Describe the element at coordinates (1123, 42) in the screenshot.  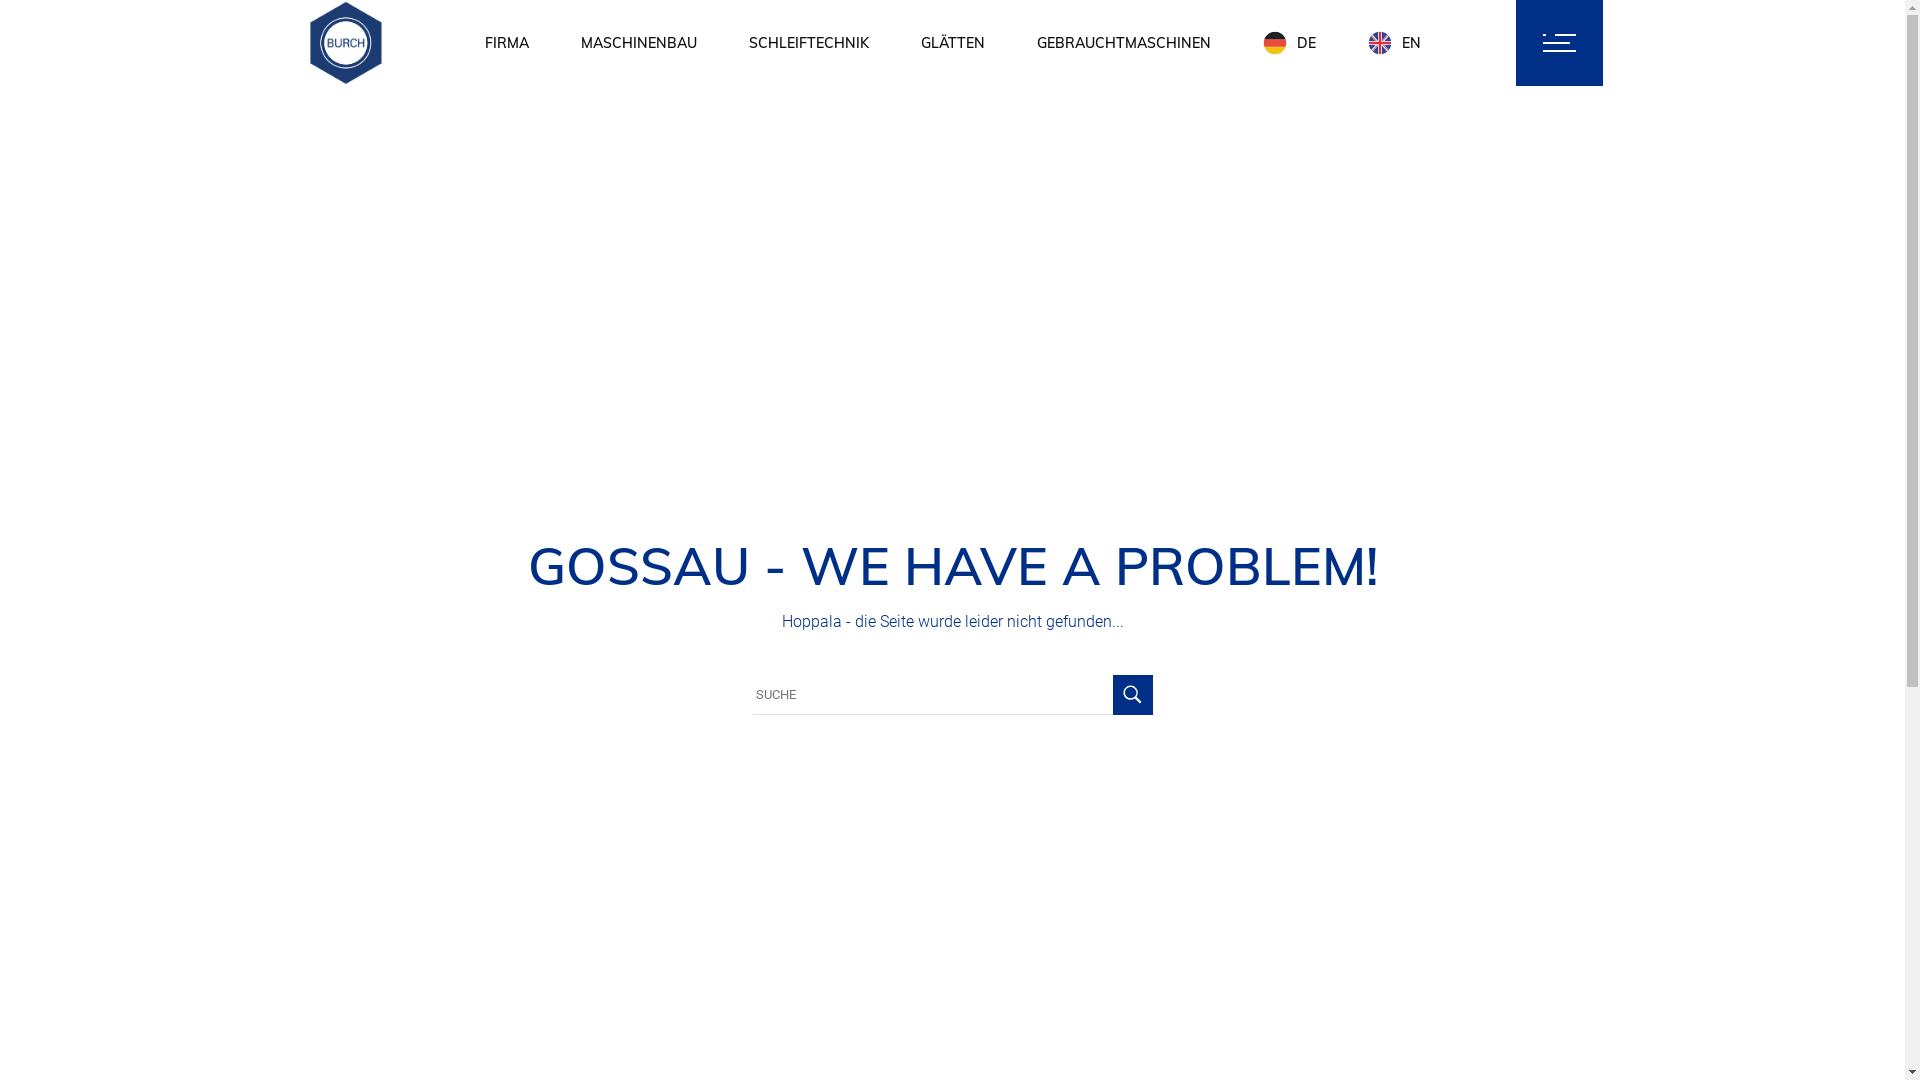
I see `'GEBRAUCHTMASCHINEN'` at that location.